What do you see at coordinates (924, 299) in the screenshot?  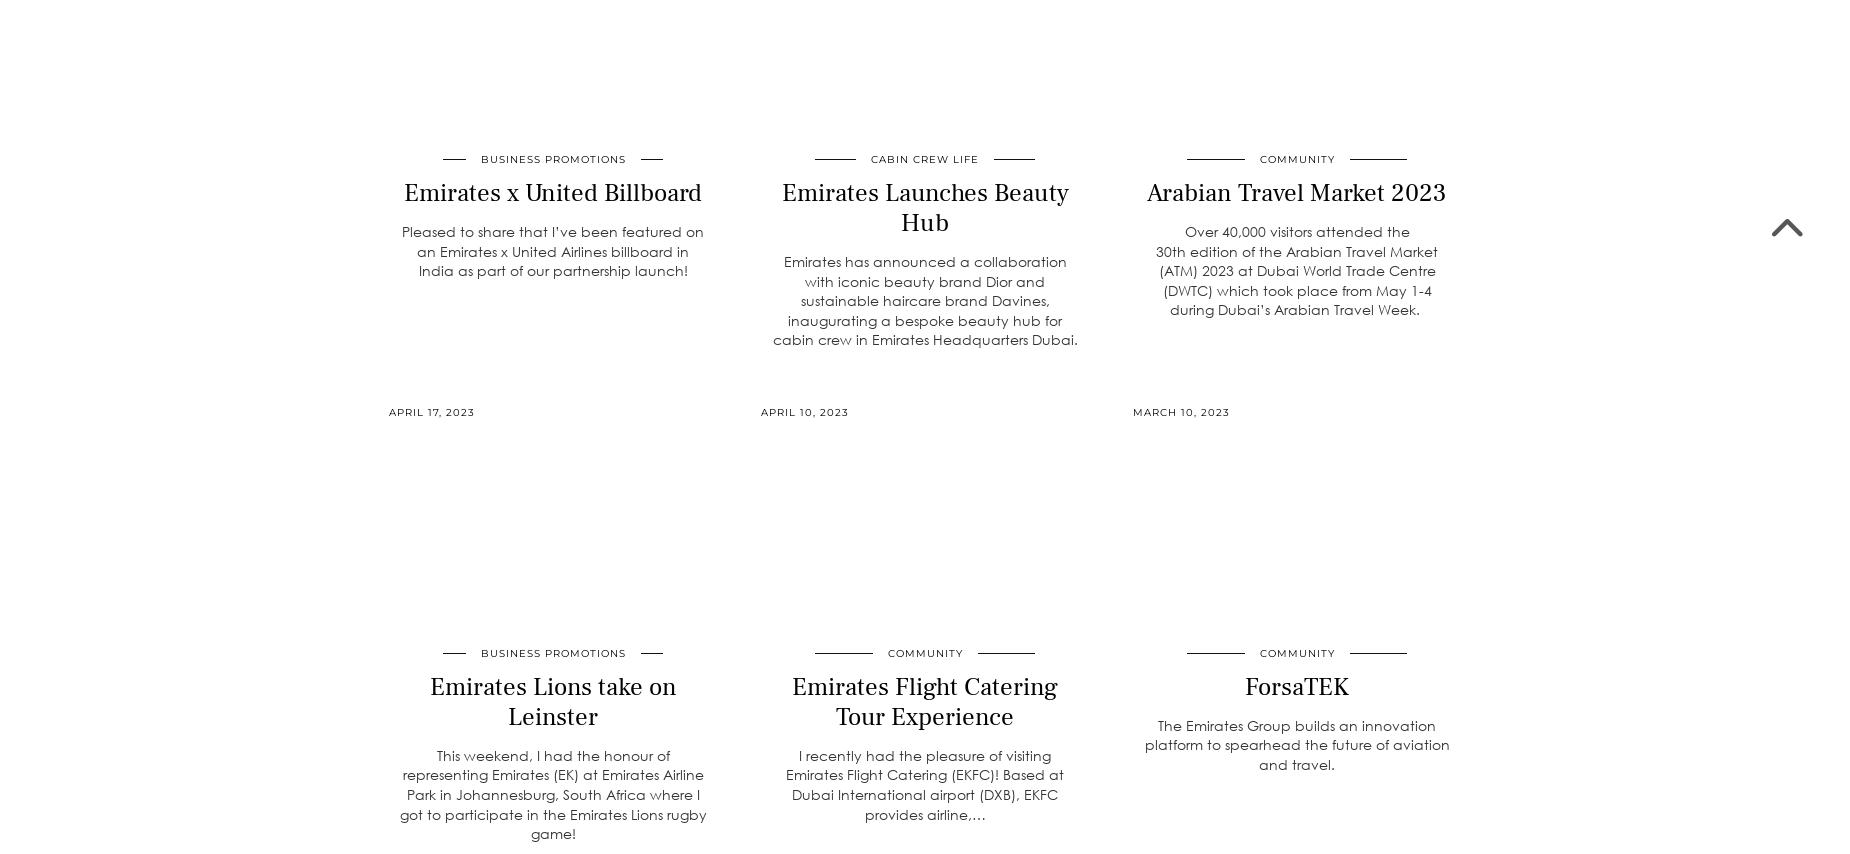 I see `'Emirates has announced a collaboration with iconic beauty brand Dior and sustainable haircare brand Davines, inaugurating a bespoke beauty hub for cabin crew in Emirates Headquarters Dubai.'` at bounding box center [924, 299].